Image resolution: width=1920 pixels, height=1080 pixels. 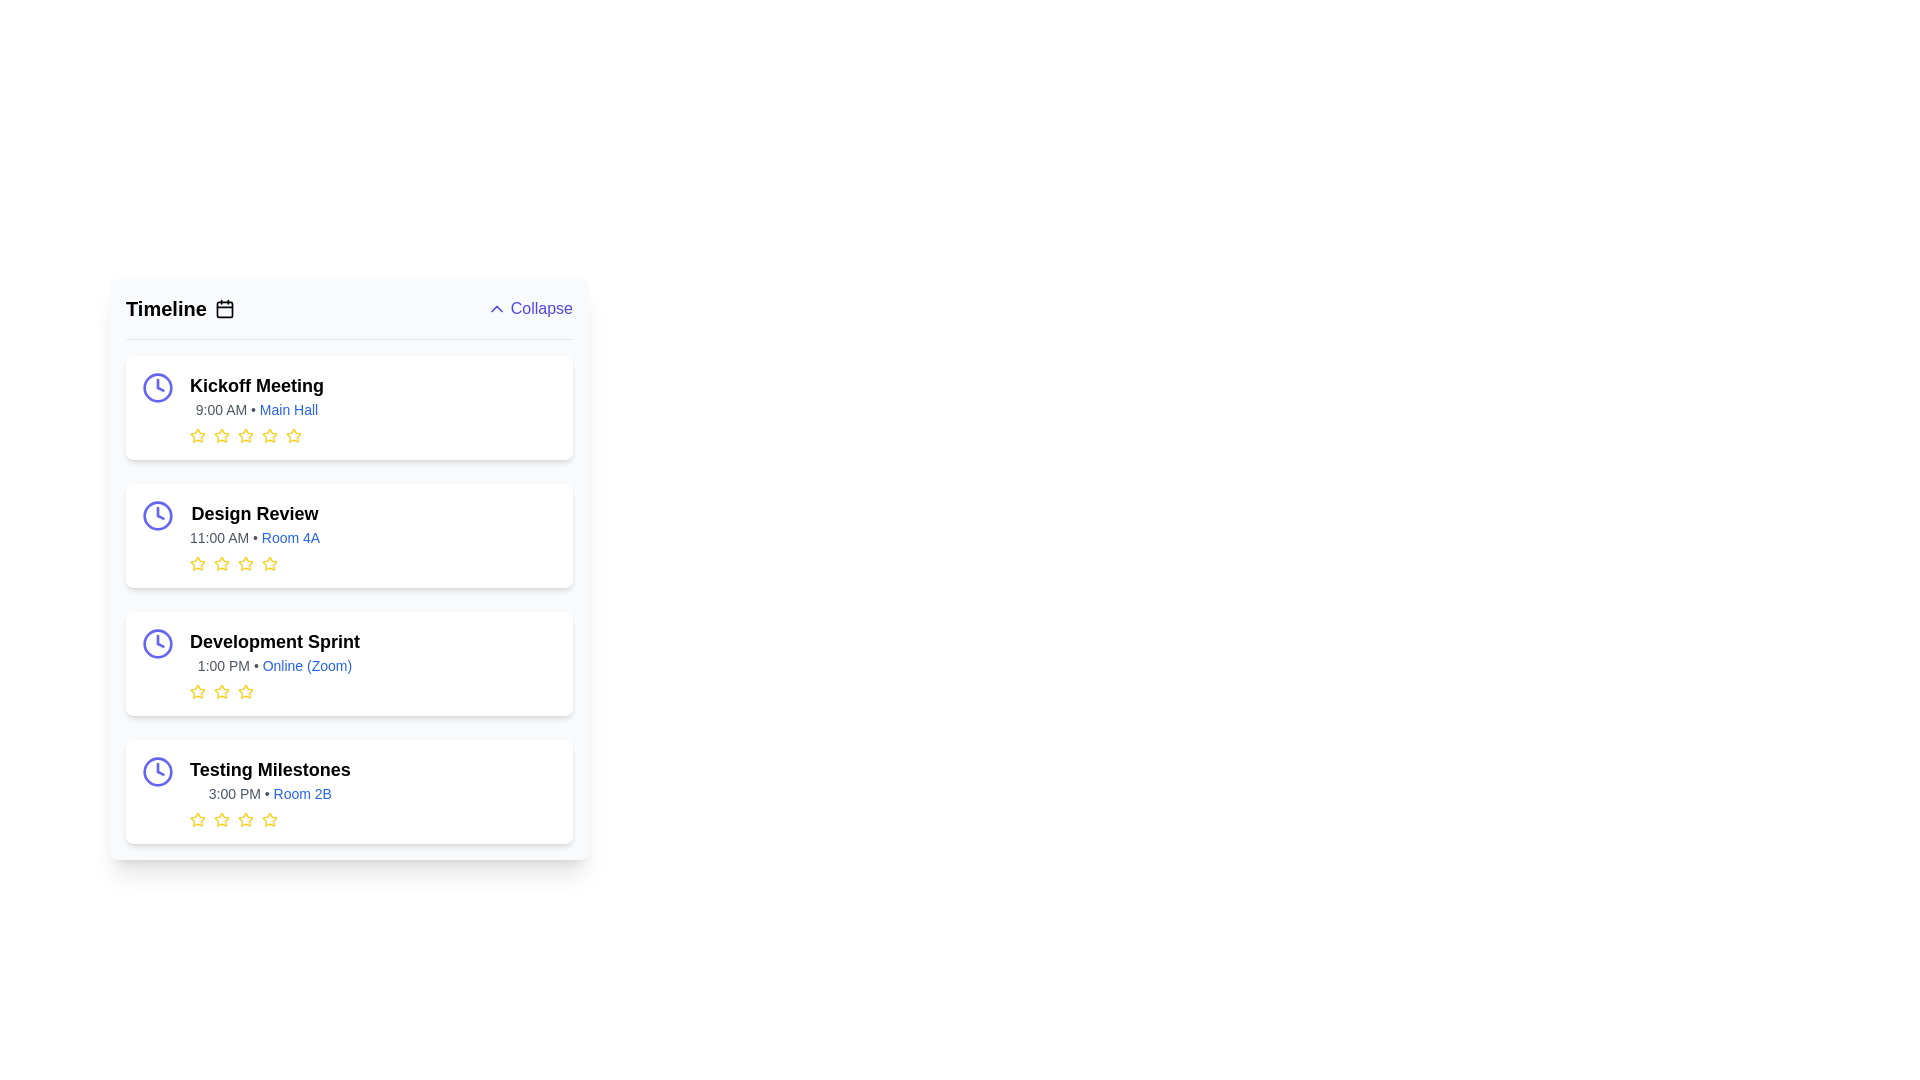 What do you see at coordinates (221, 434) in the screenshot?
I see `the first star icon` at bounding box center [221, 434].